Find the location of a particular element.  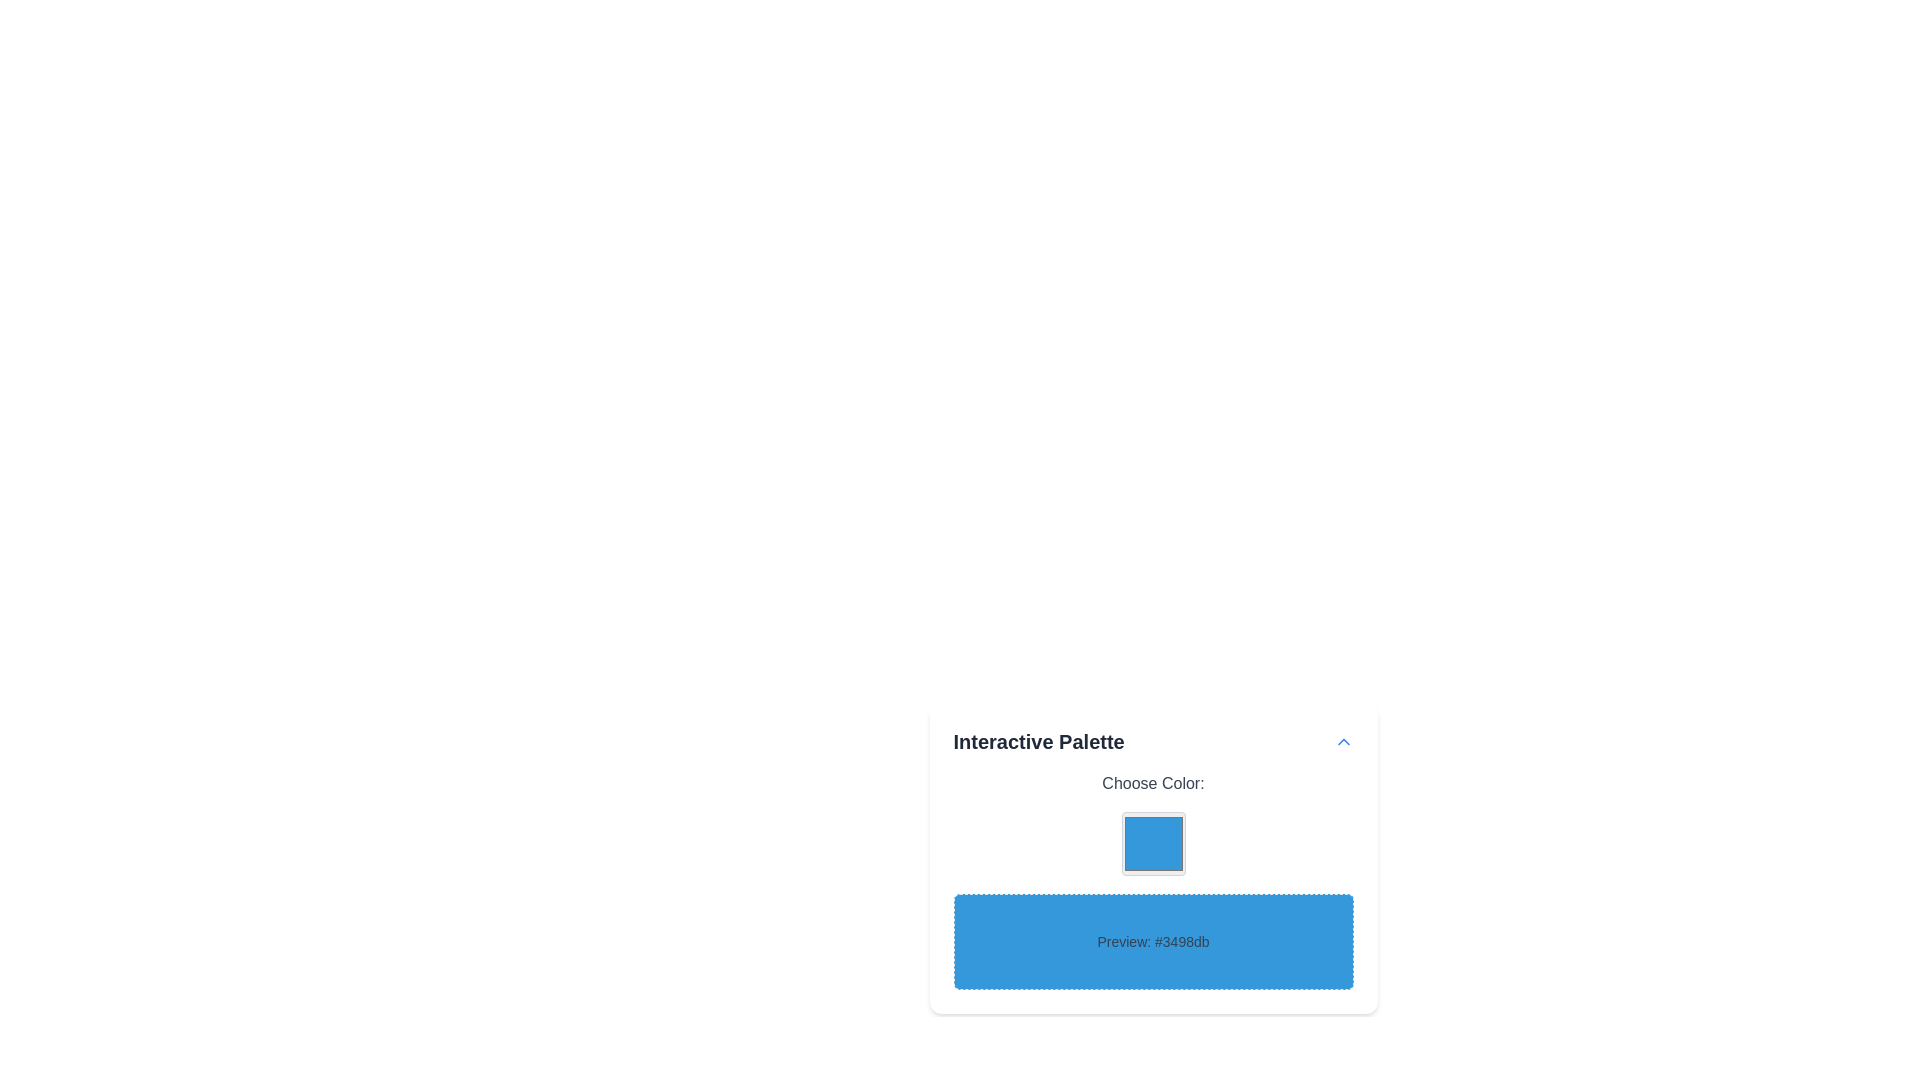

the background color of the Preview panel which is a rounded rectangular component with a blue background displaying the color code '#3498db' is located at coordinates (1153, 858).